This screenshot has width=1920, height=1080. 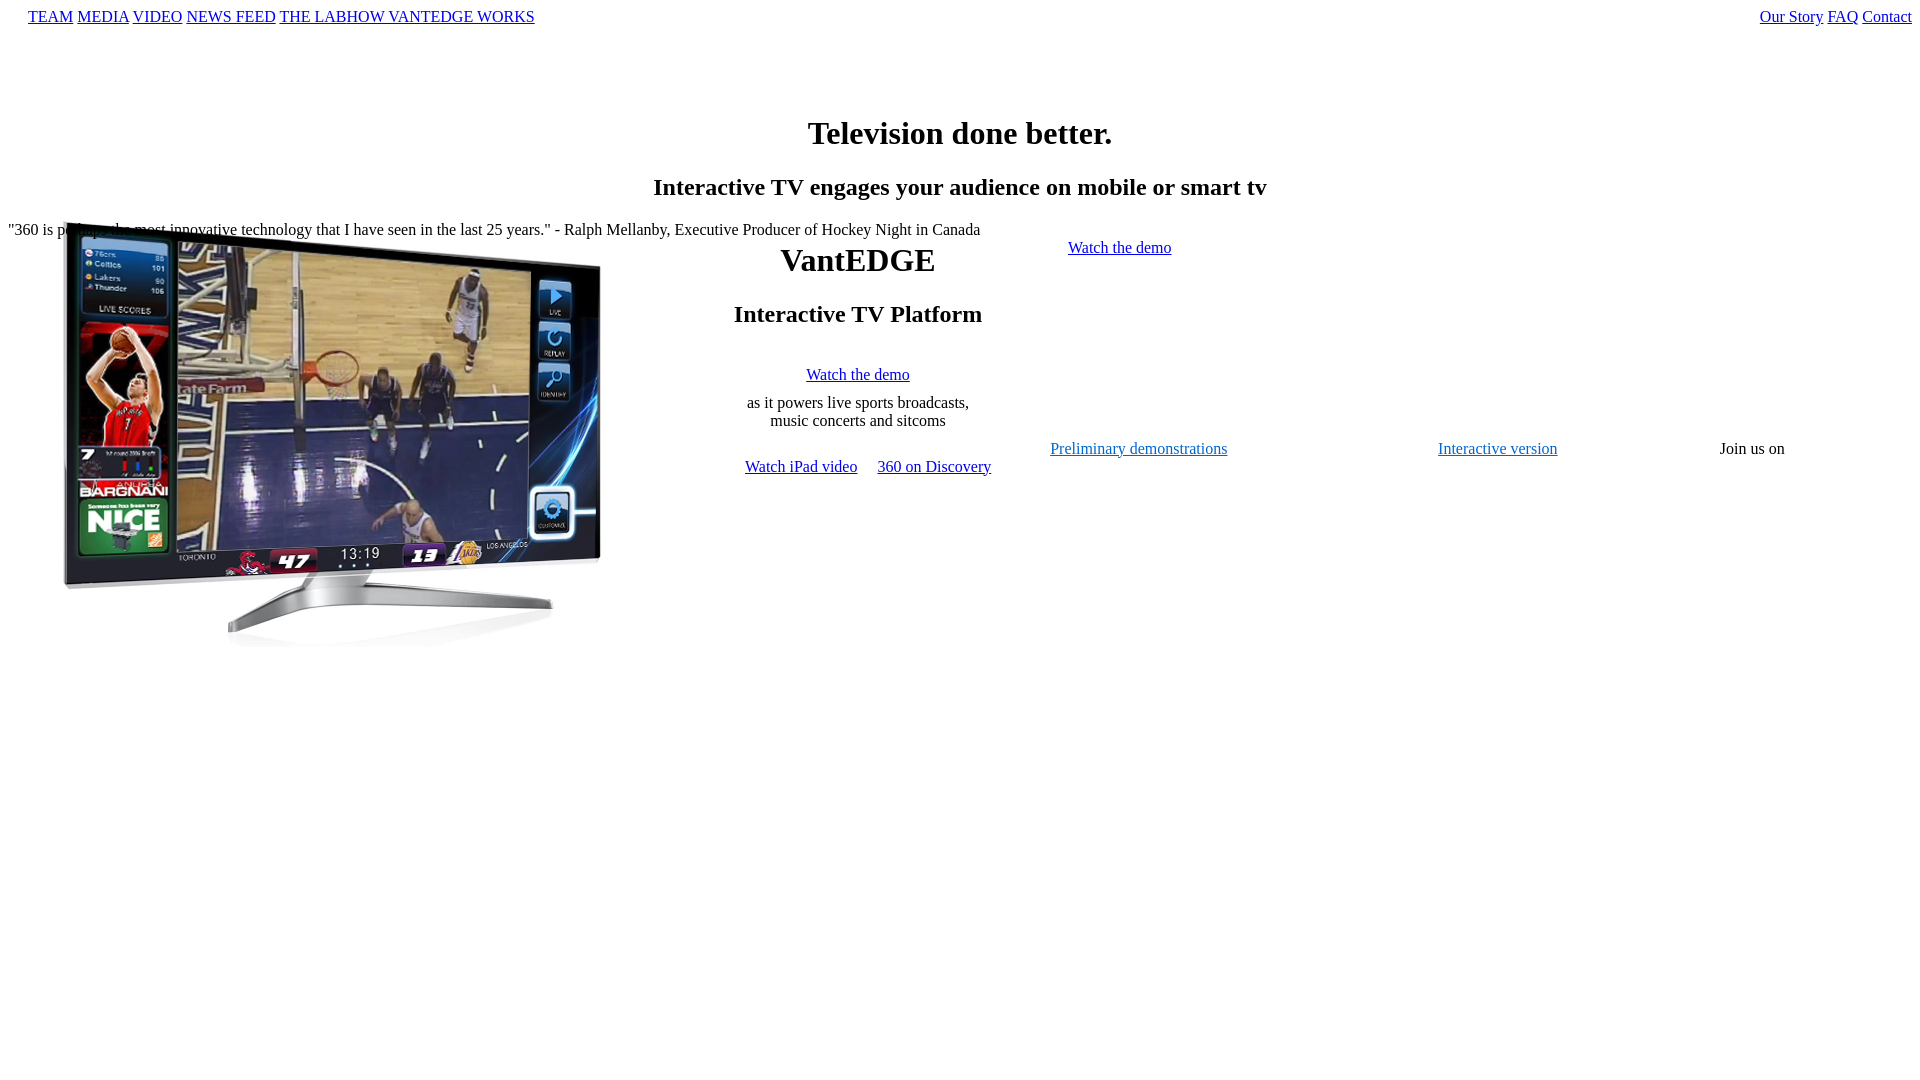 I want to click on '360 on Discovery', so click(x=877, y=466).